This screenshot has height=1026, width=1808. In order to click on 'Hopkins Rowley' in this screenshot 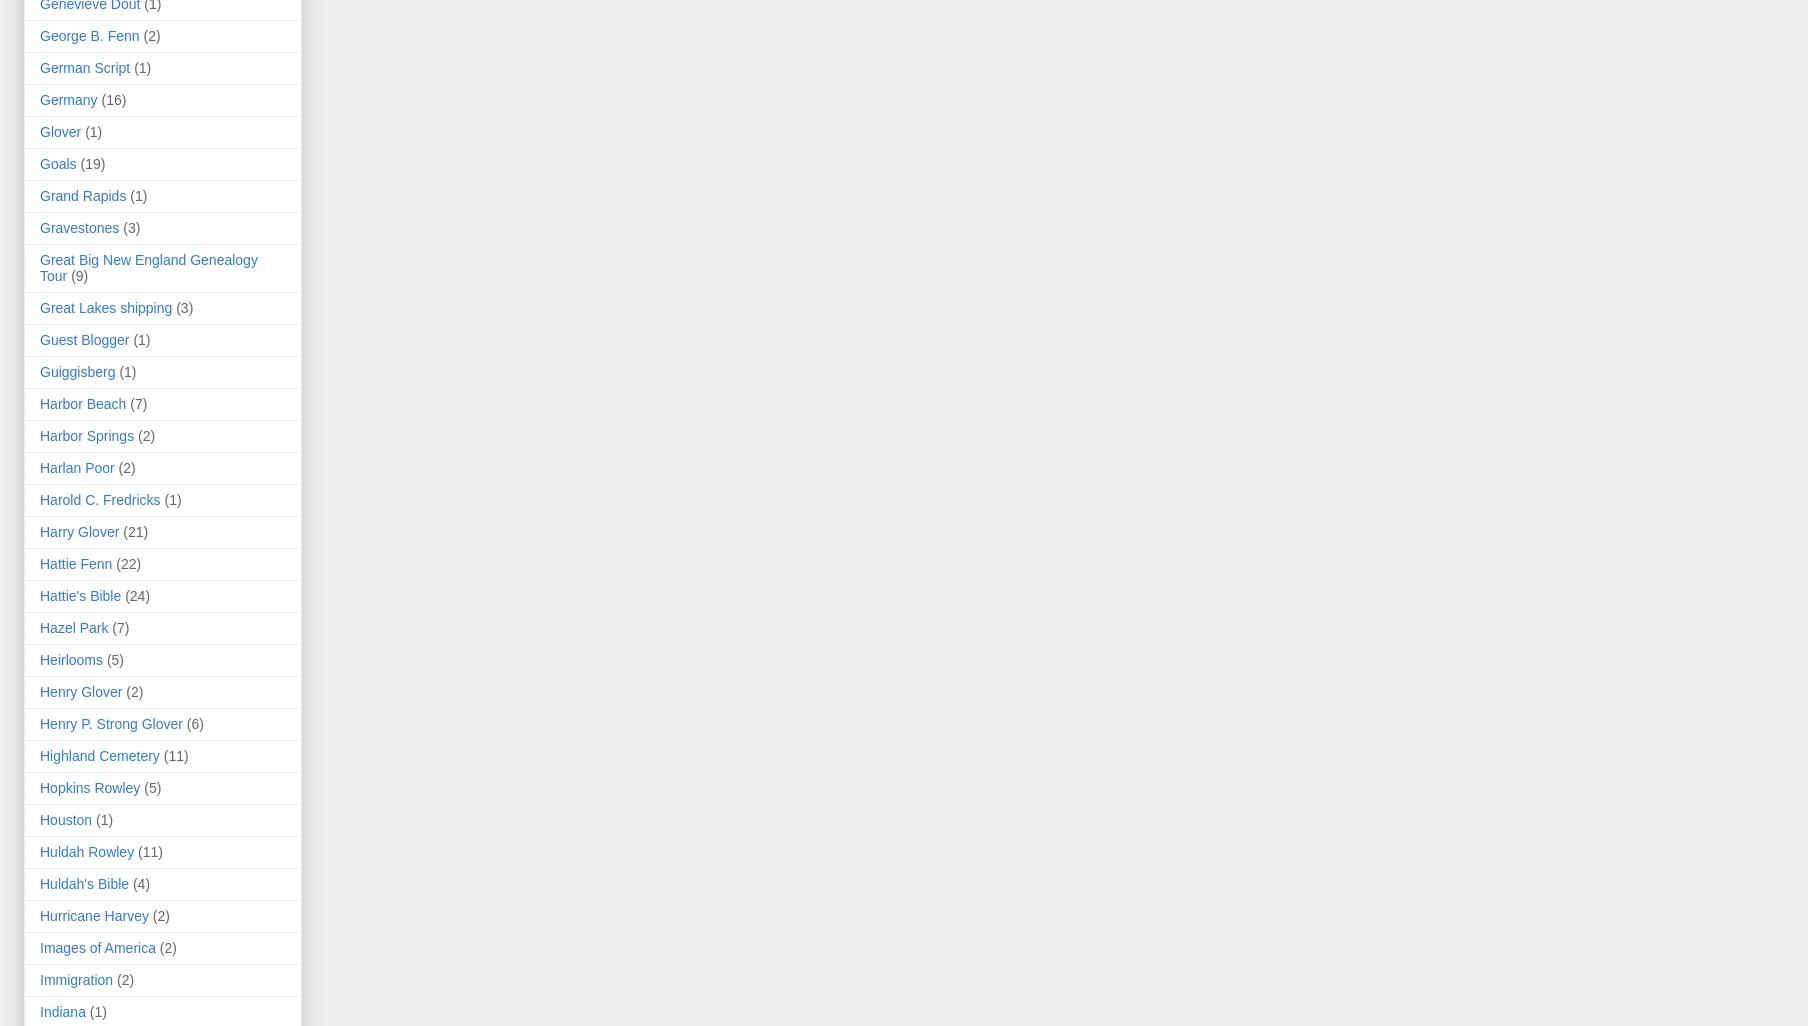, I will do `click(89, 786)`.